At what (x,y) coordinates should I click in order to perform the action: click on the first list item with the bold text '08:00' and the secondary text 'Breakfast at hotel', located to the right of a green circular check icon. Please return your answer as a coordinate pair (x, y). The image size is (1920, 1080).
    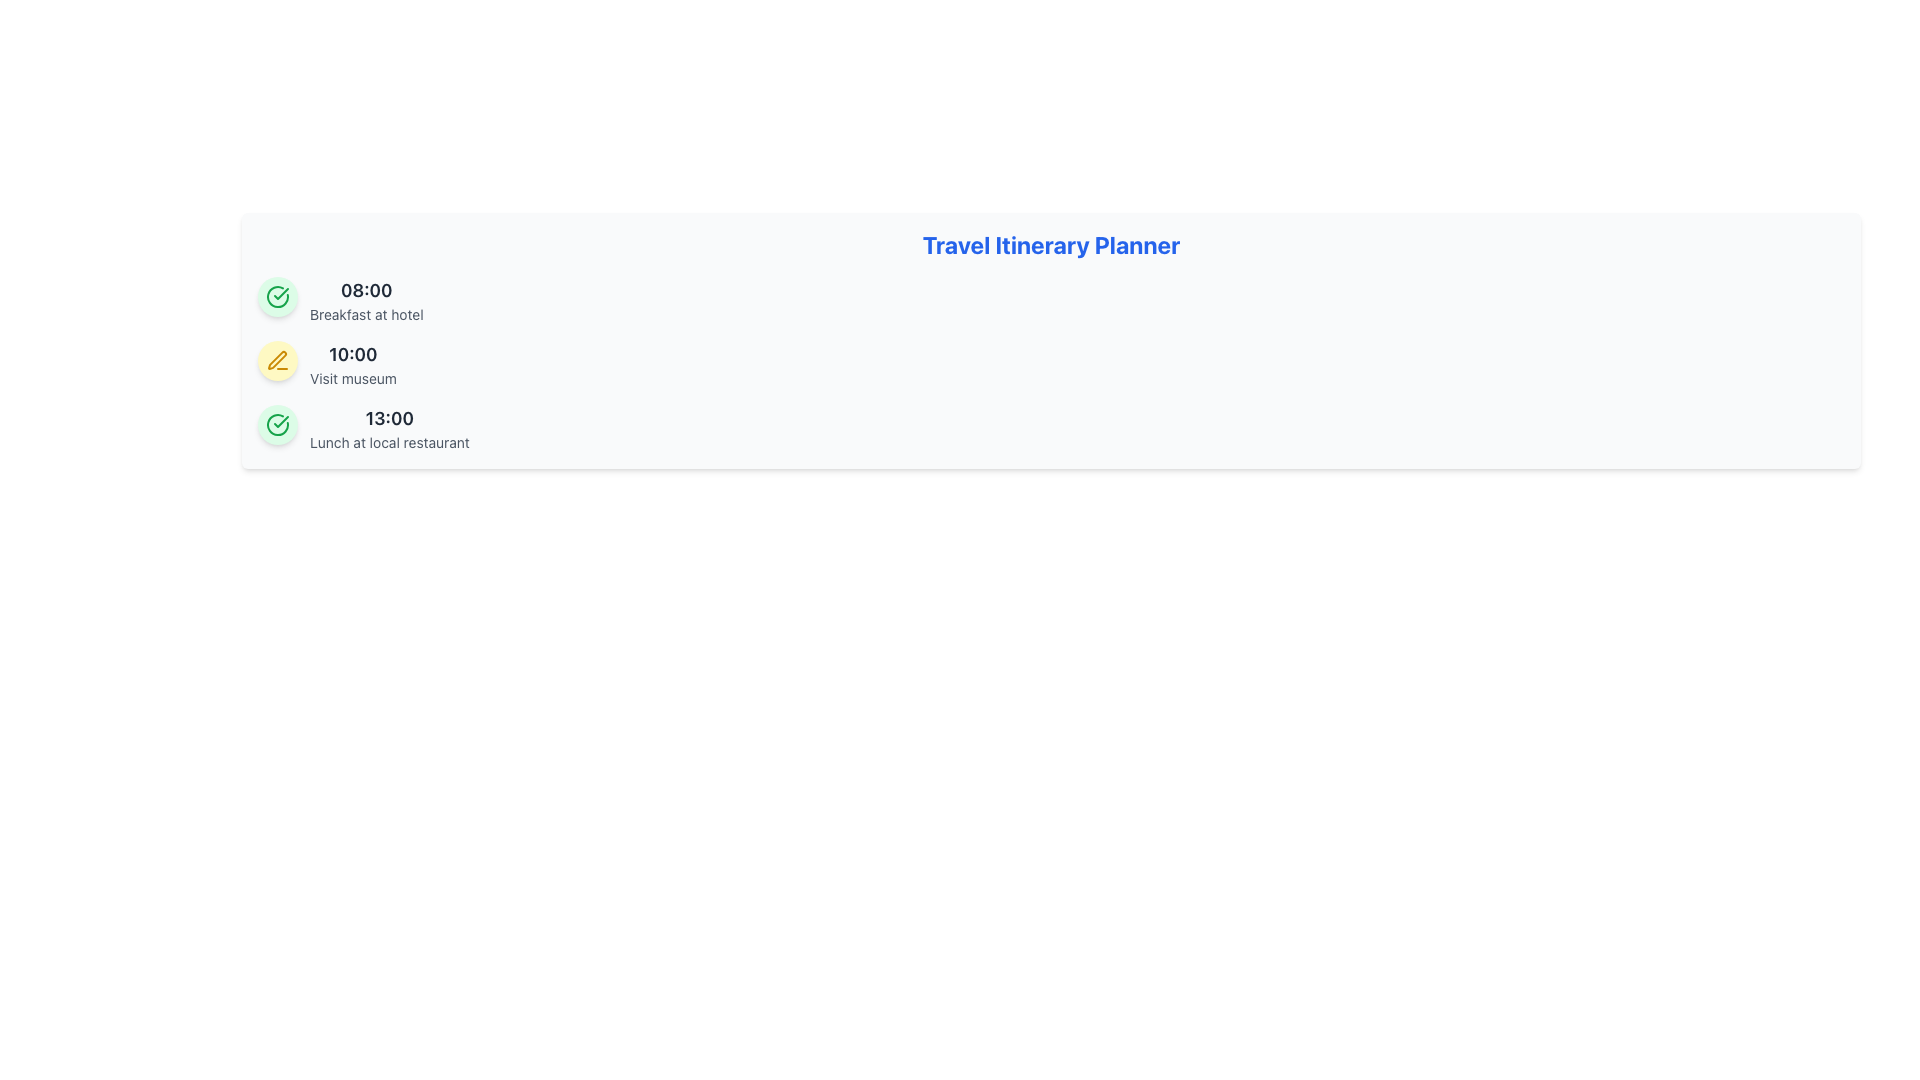
    Looking at the image, I should click on (366, 300).